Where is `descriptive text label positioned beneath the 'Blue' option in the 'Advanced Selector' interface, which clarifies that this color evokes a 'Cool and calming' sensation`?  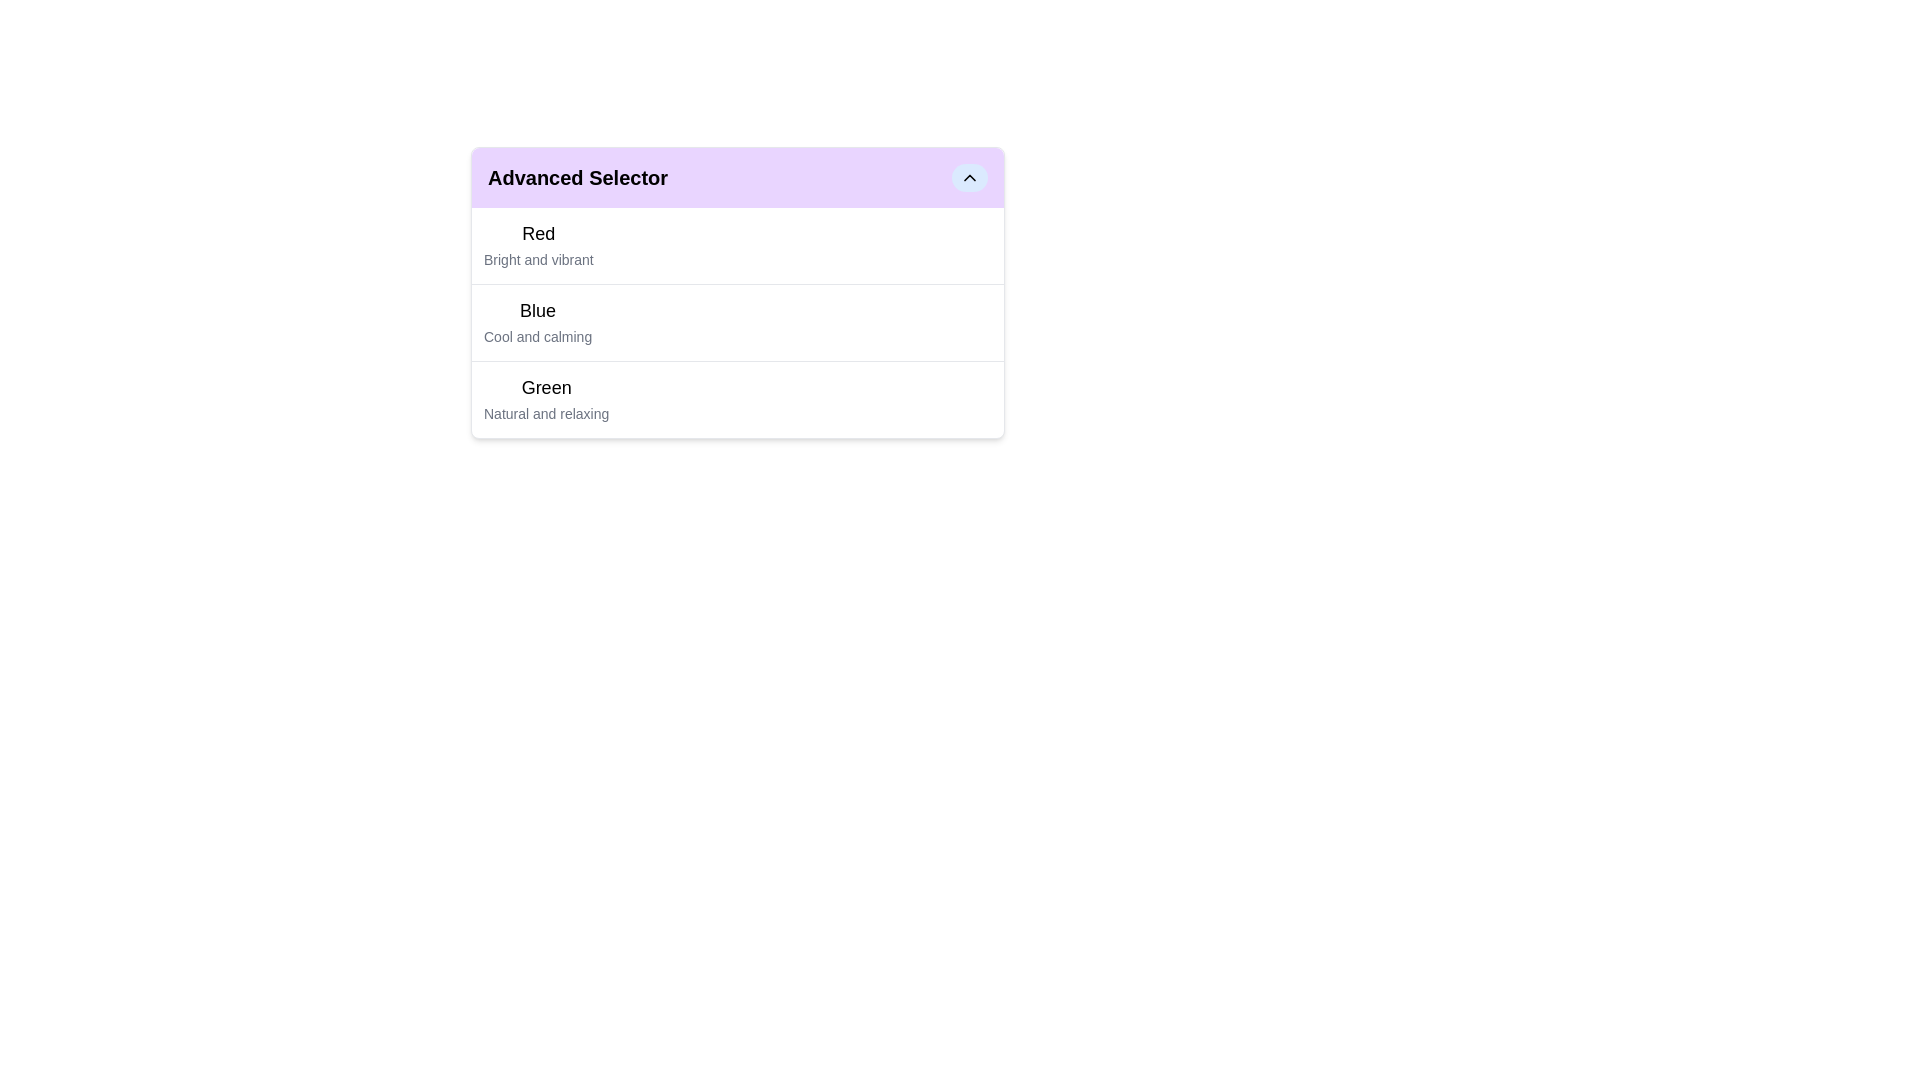
descriptive text label positioned beneath the 'Blue' option in the 'Advanced Selector' interface, which clarifies that this color evokes a 'Cool and calming' sensation is located at coordinates (538, 335).